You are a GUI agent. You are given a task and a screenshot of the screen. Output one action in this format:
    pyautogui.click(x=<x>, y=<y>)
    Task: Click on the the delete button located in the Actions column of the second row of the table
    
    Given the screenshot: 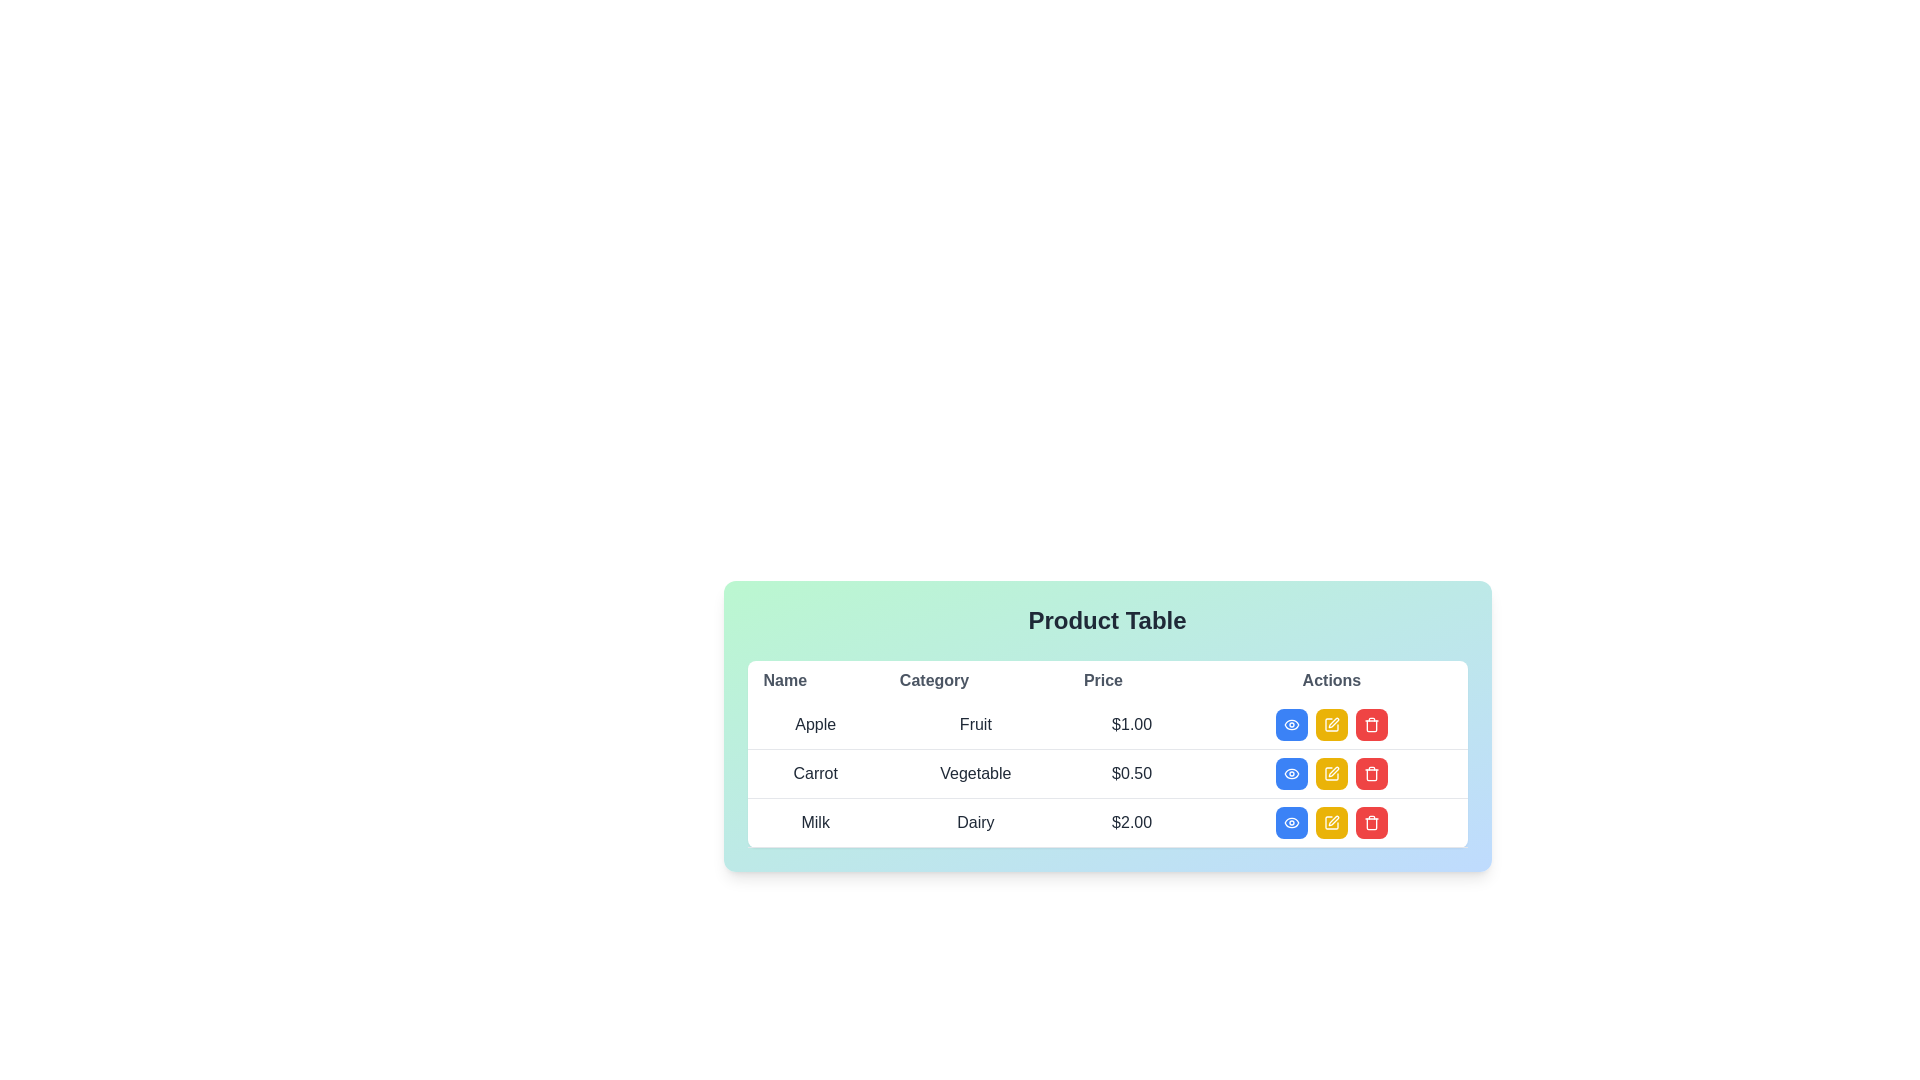 What is the action you would take?
    pyautogui.click(x=1370, y=773)
    